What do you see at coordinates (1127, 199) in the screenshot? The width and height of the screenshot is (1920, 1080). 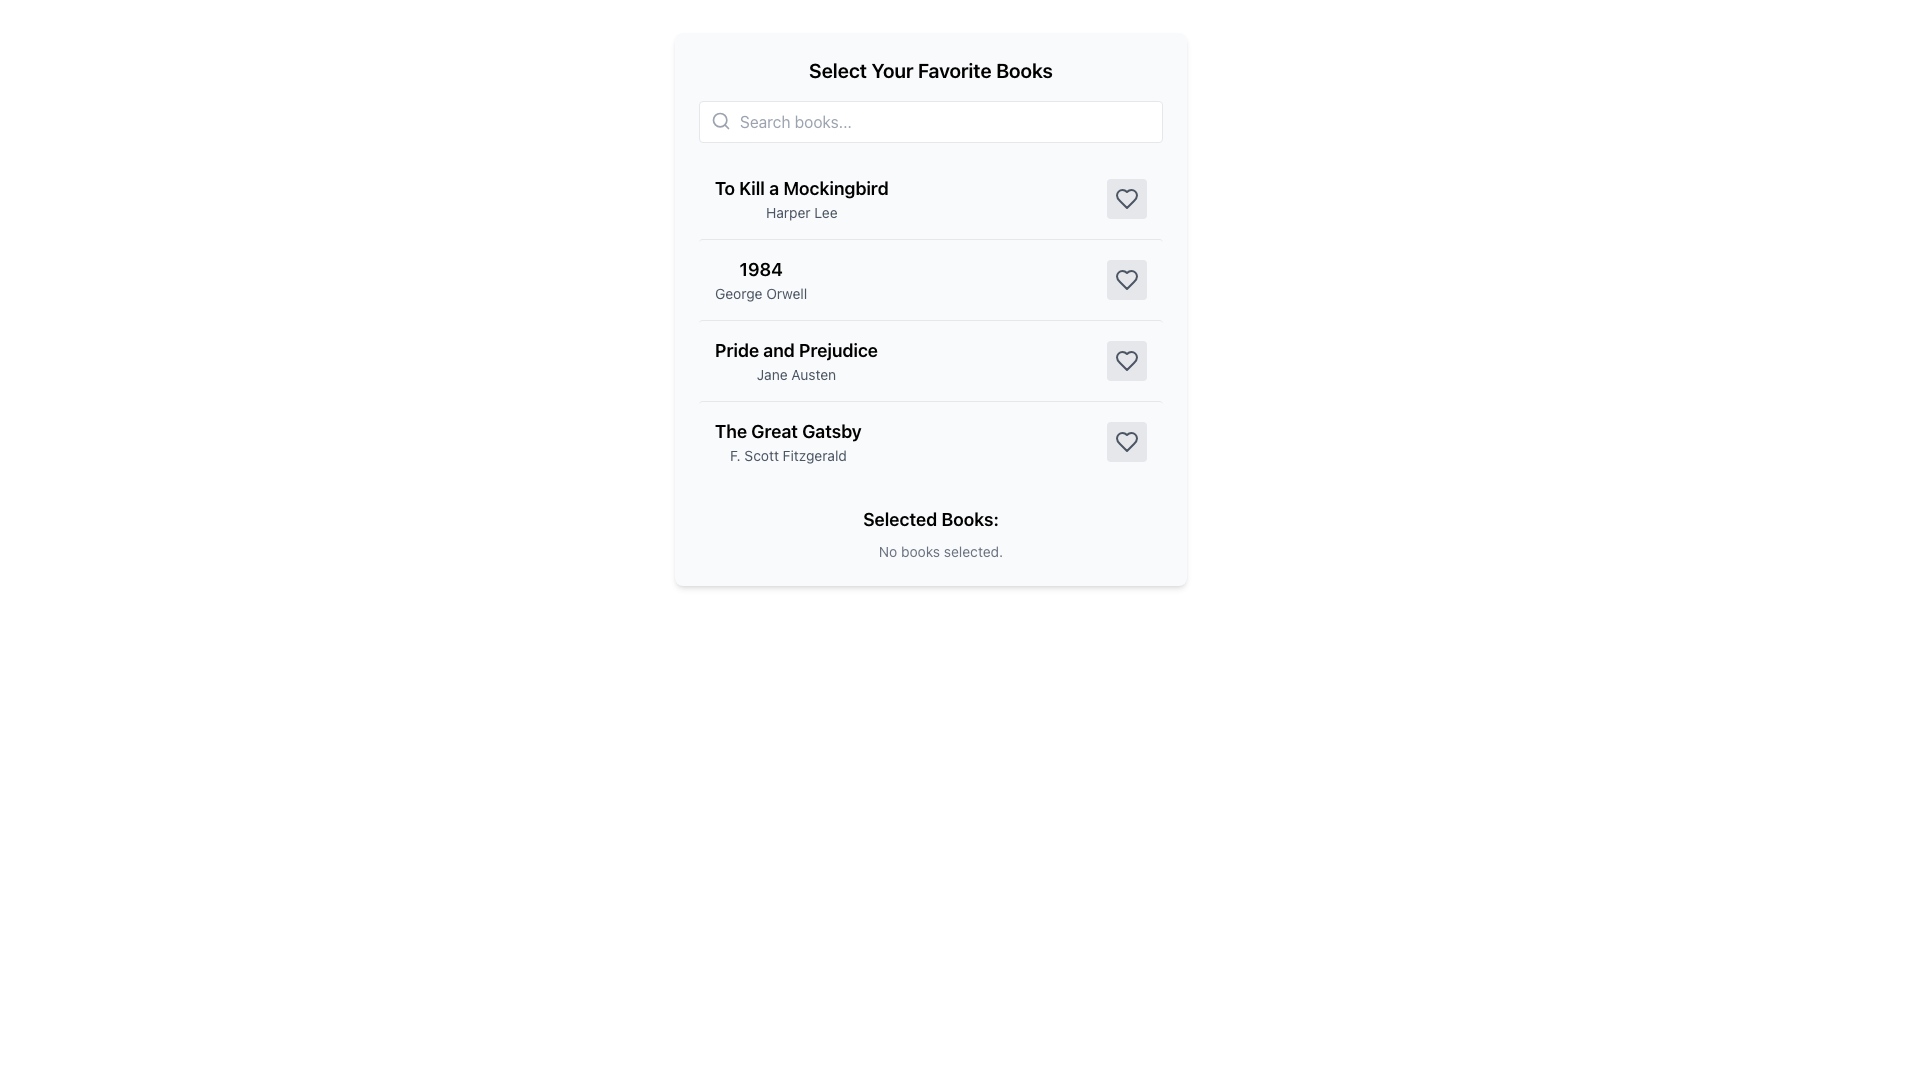 I see `the 'like' or 'favorite' button associated with the book 'To Kill a Mockingbird' by Harper Lee` at bounding box center [1127, 199].